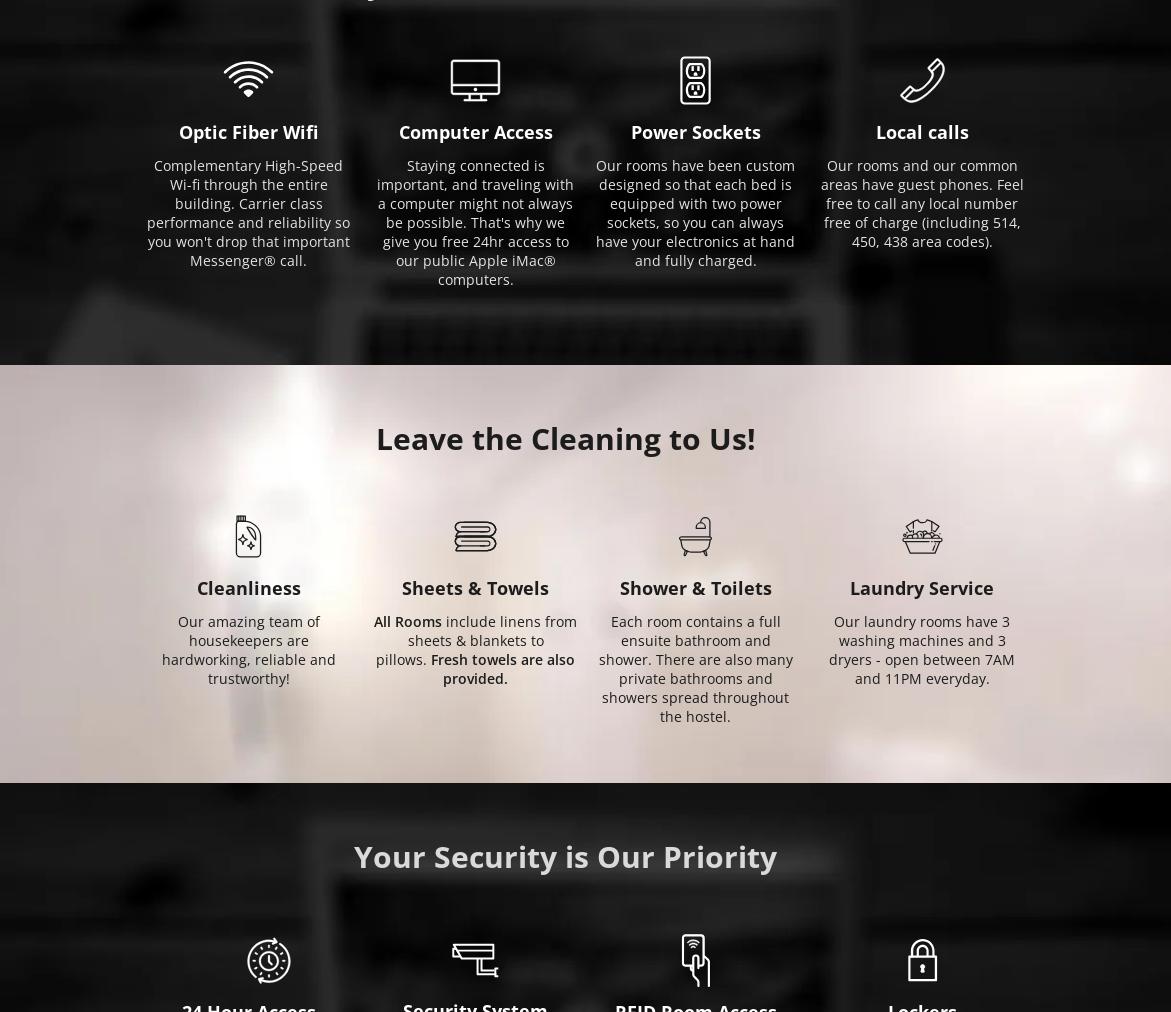 The width and height of the screenshot is (1171, 1012). I want to click on 'Cleanliness', so click(248, 586).